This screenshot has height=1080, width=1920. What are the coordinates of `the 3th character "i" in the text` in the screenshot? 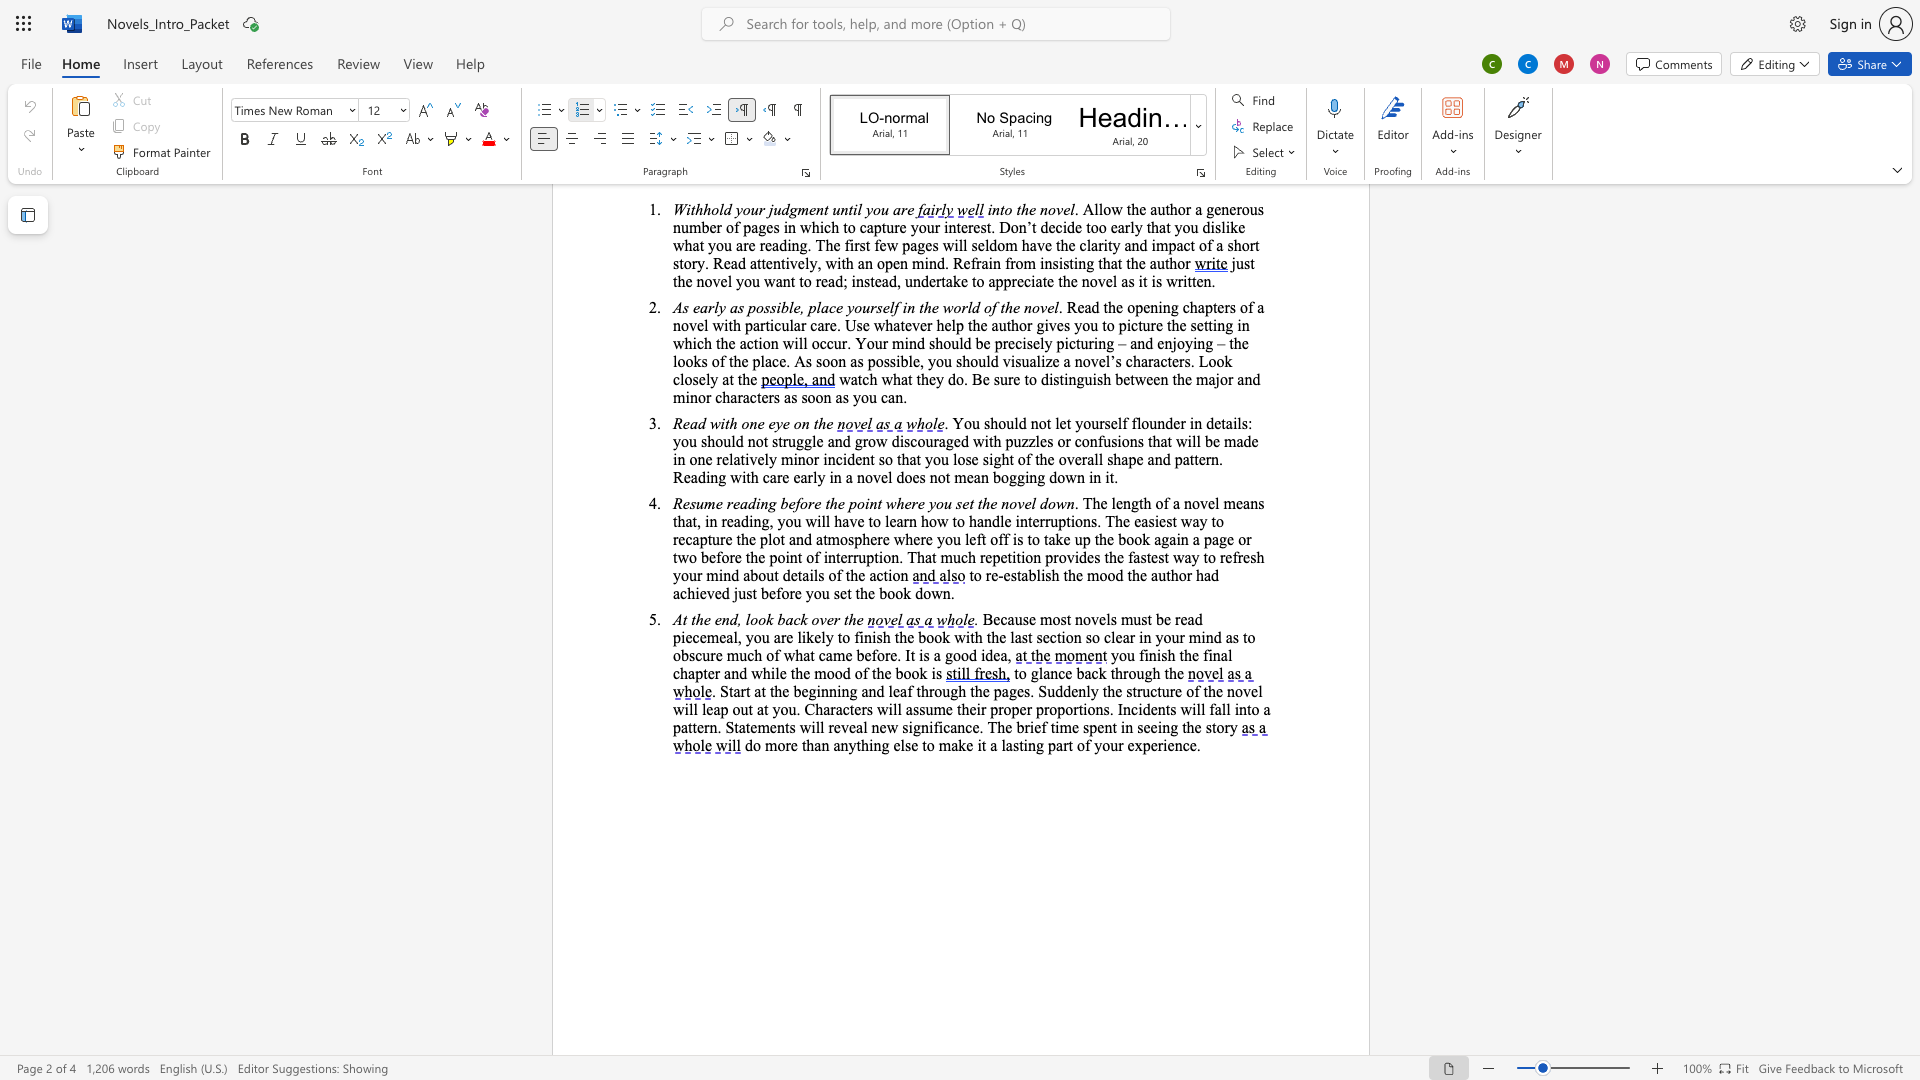 It's located at (889, 575).